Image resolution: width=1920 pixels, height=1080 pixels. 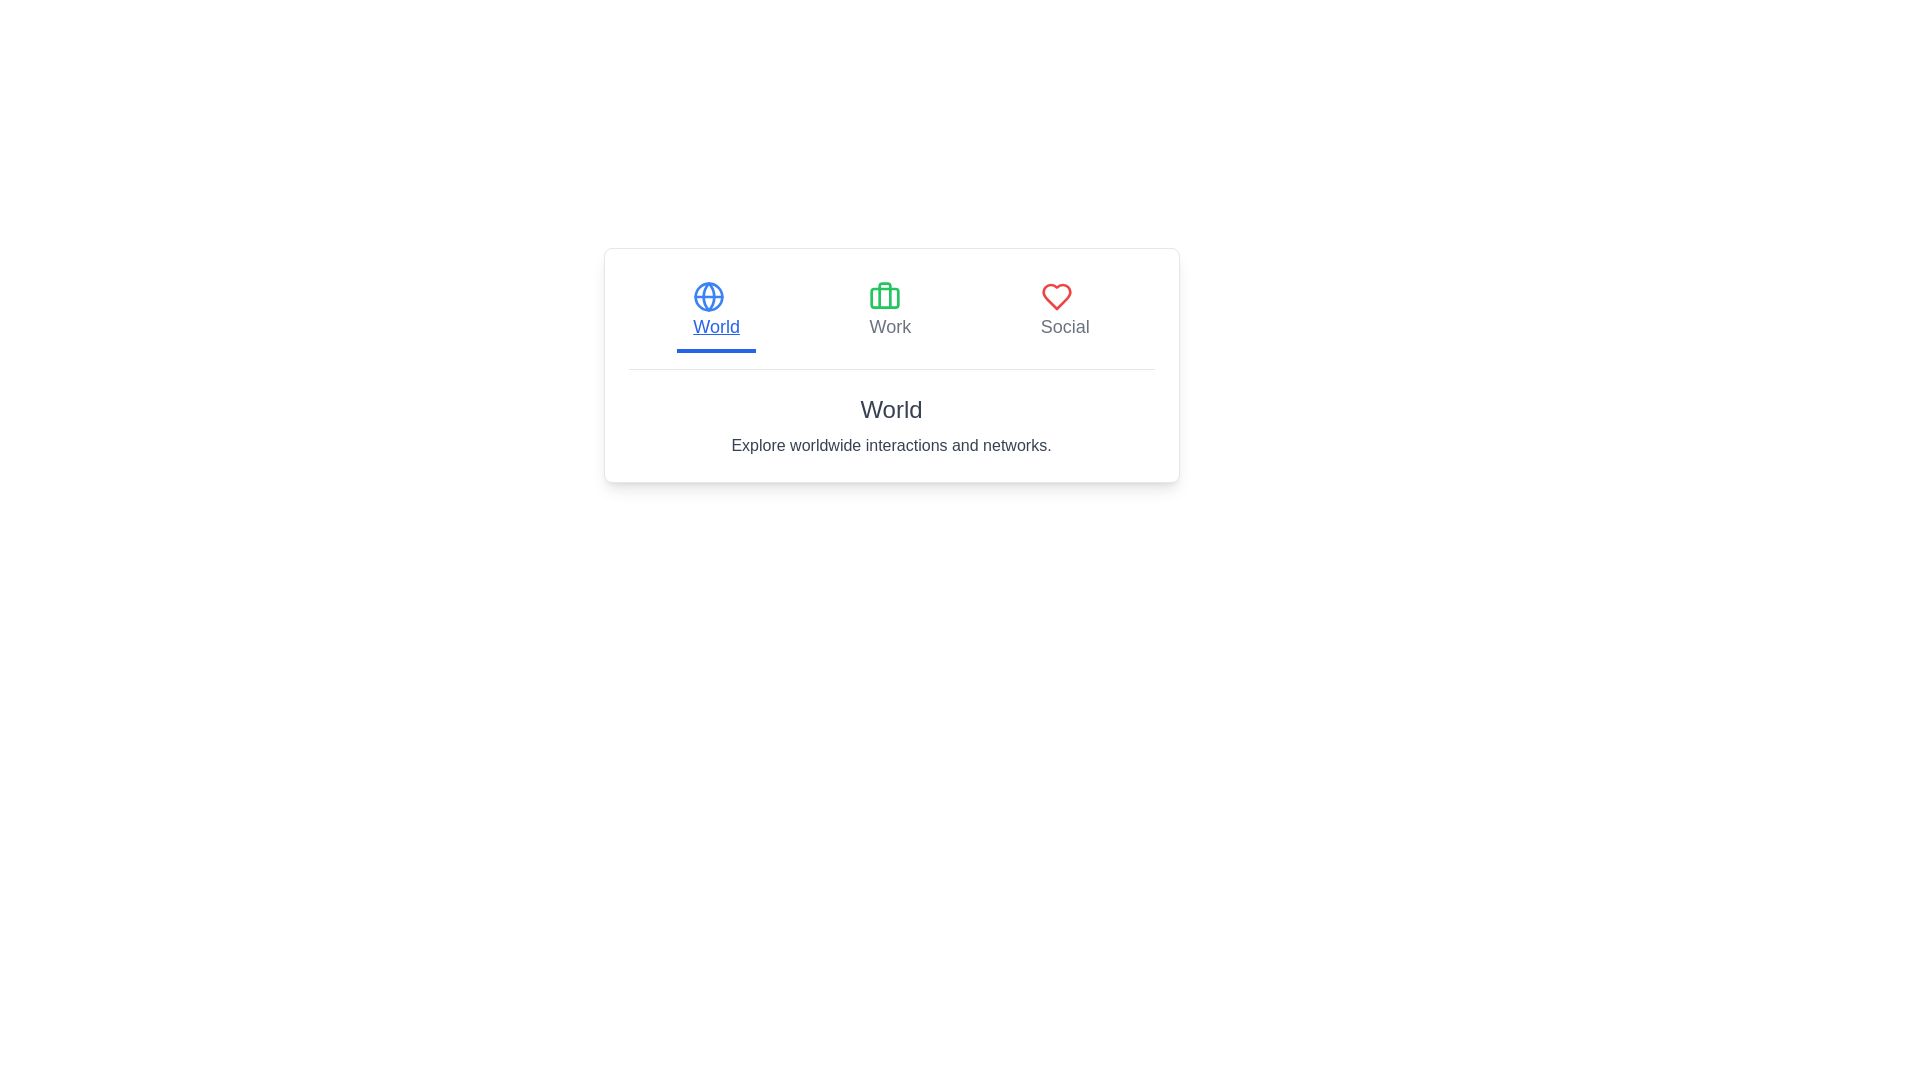 What do you see at coordinates (889, 312) in the screenshot?
I see `the tab labeled Work by clicking its corresponding button` at bounding box center [889, 312].